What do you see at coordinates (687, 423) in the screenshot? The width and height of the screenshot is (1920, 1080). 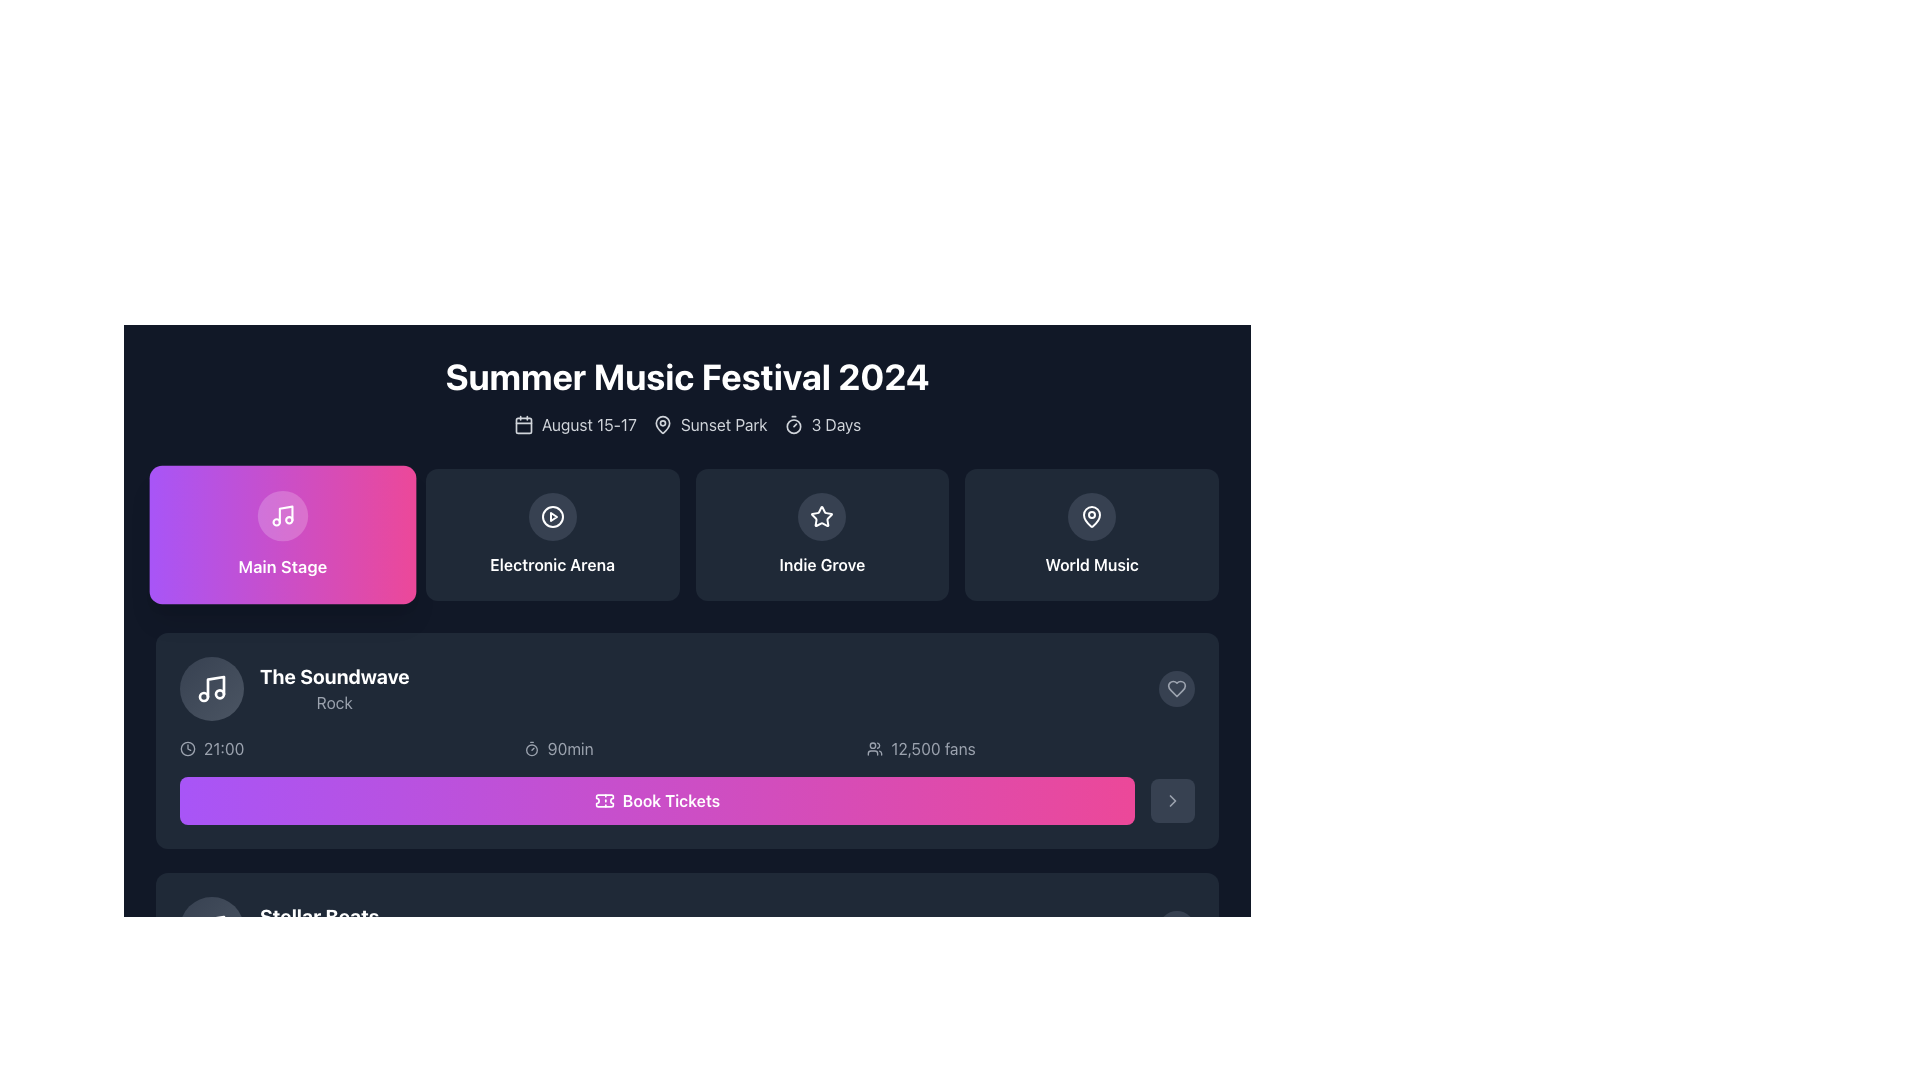 I see `the second section of the Text and icon grouping that provides essential details about the Summer Music Festival 2024 event` at bounding box center [687, 423].